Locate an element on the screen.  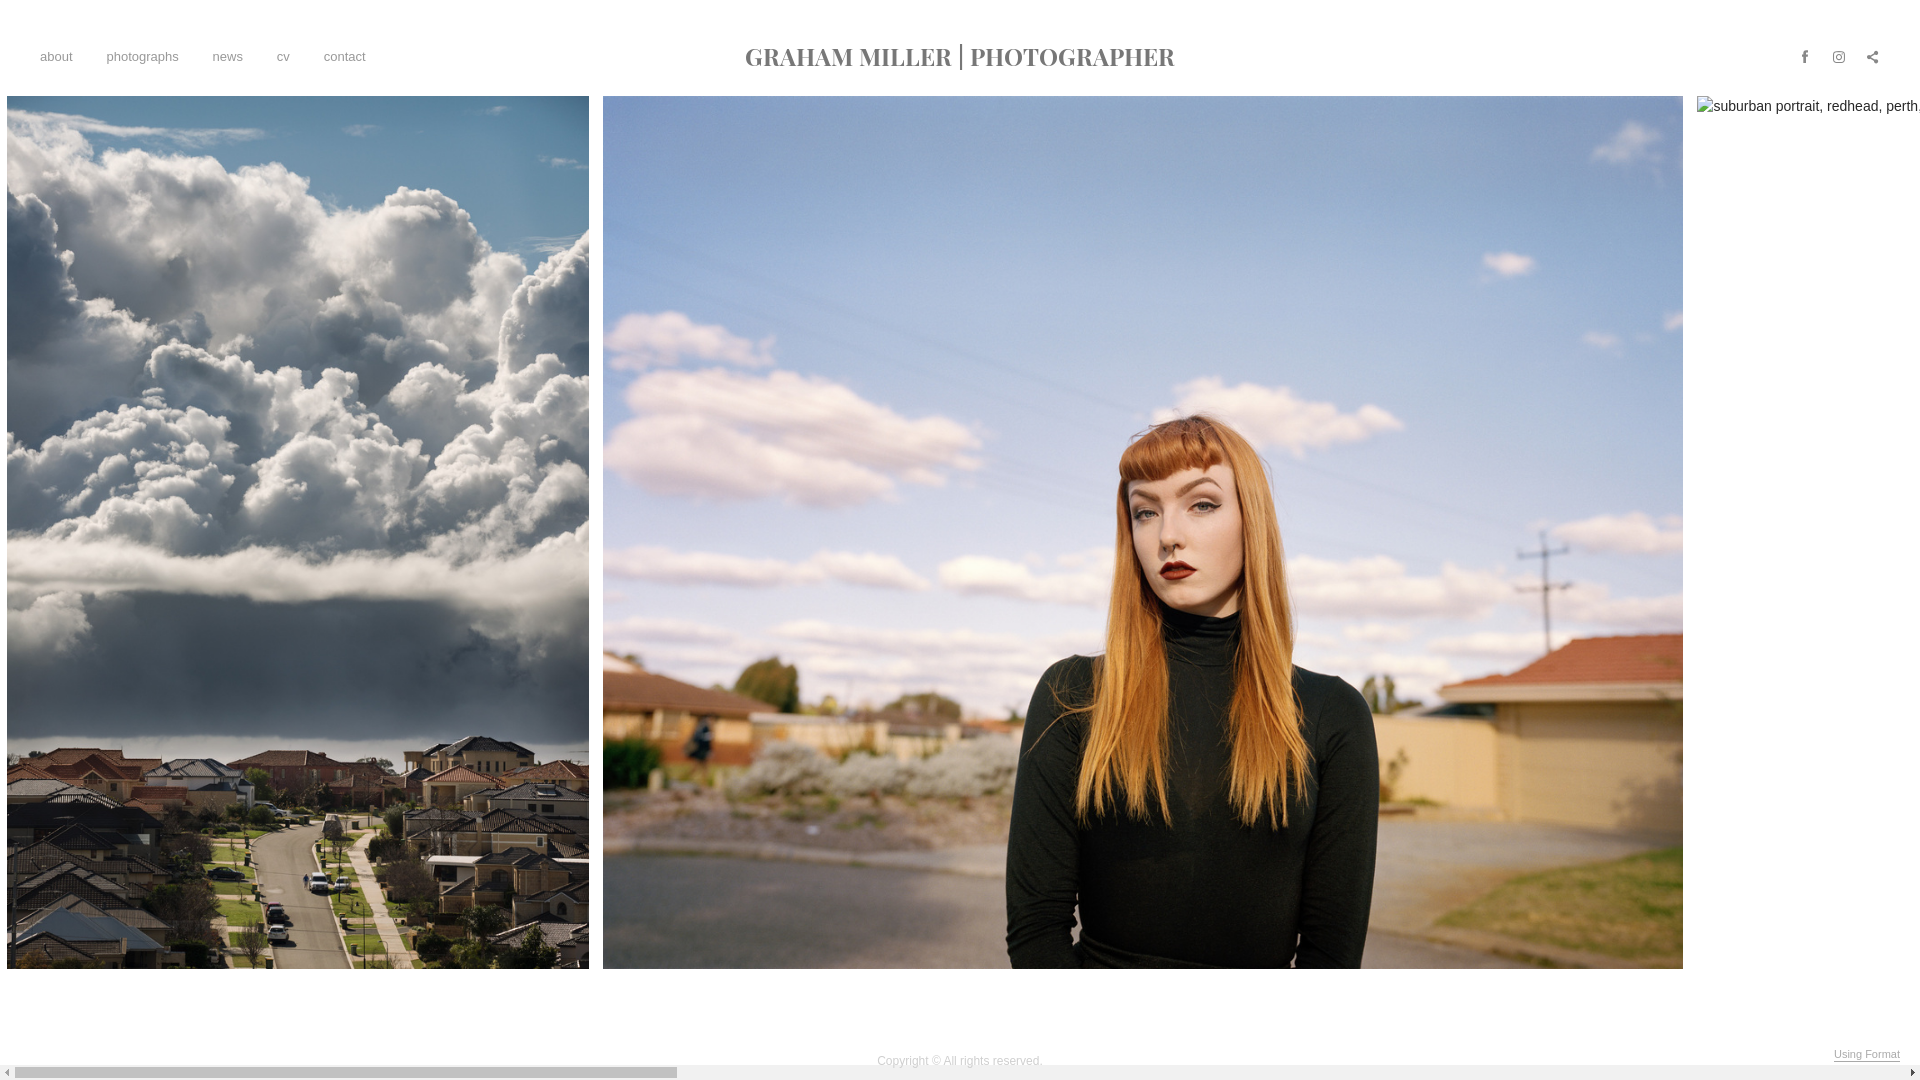
'Instagram' is located at coordinates (1838, 55).